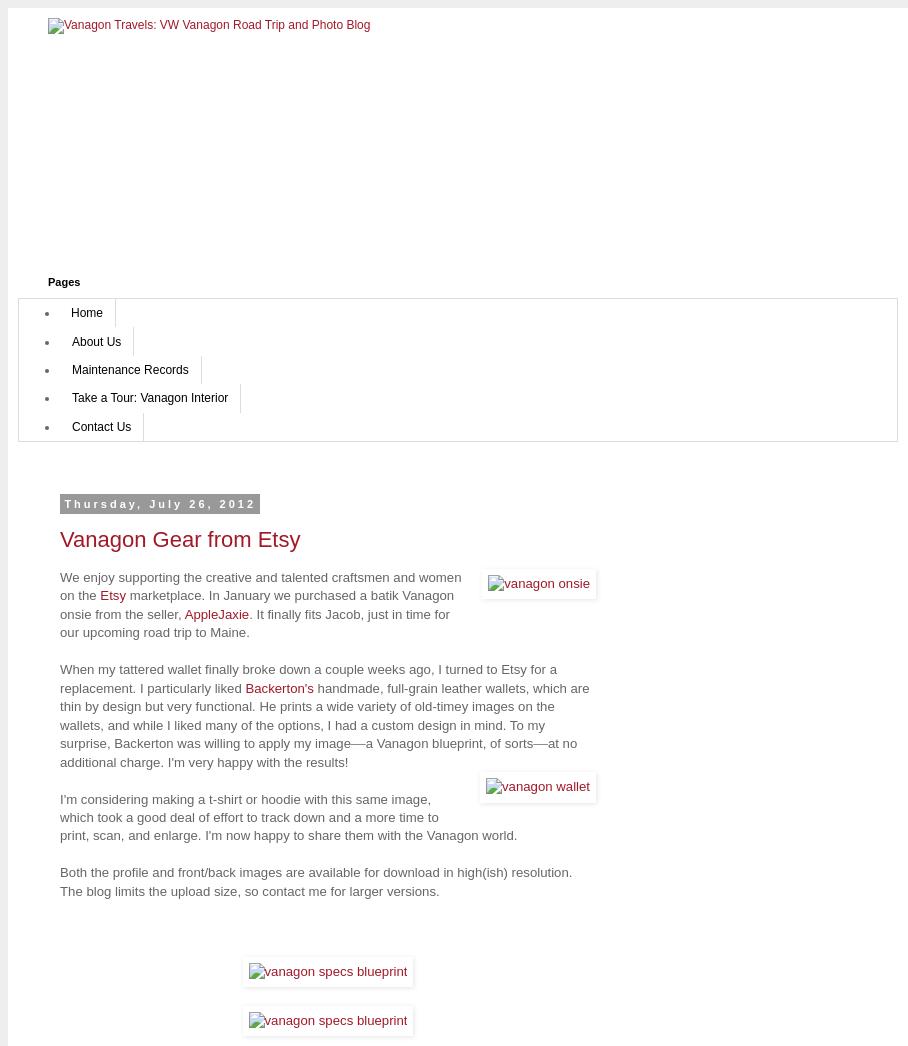  I want to click on 'handmade, full-grain leather wallets, which are thin by design but very functional. He', so click(323, 696).